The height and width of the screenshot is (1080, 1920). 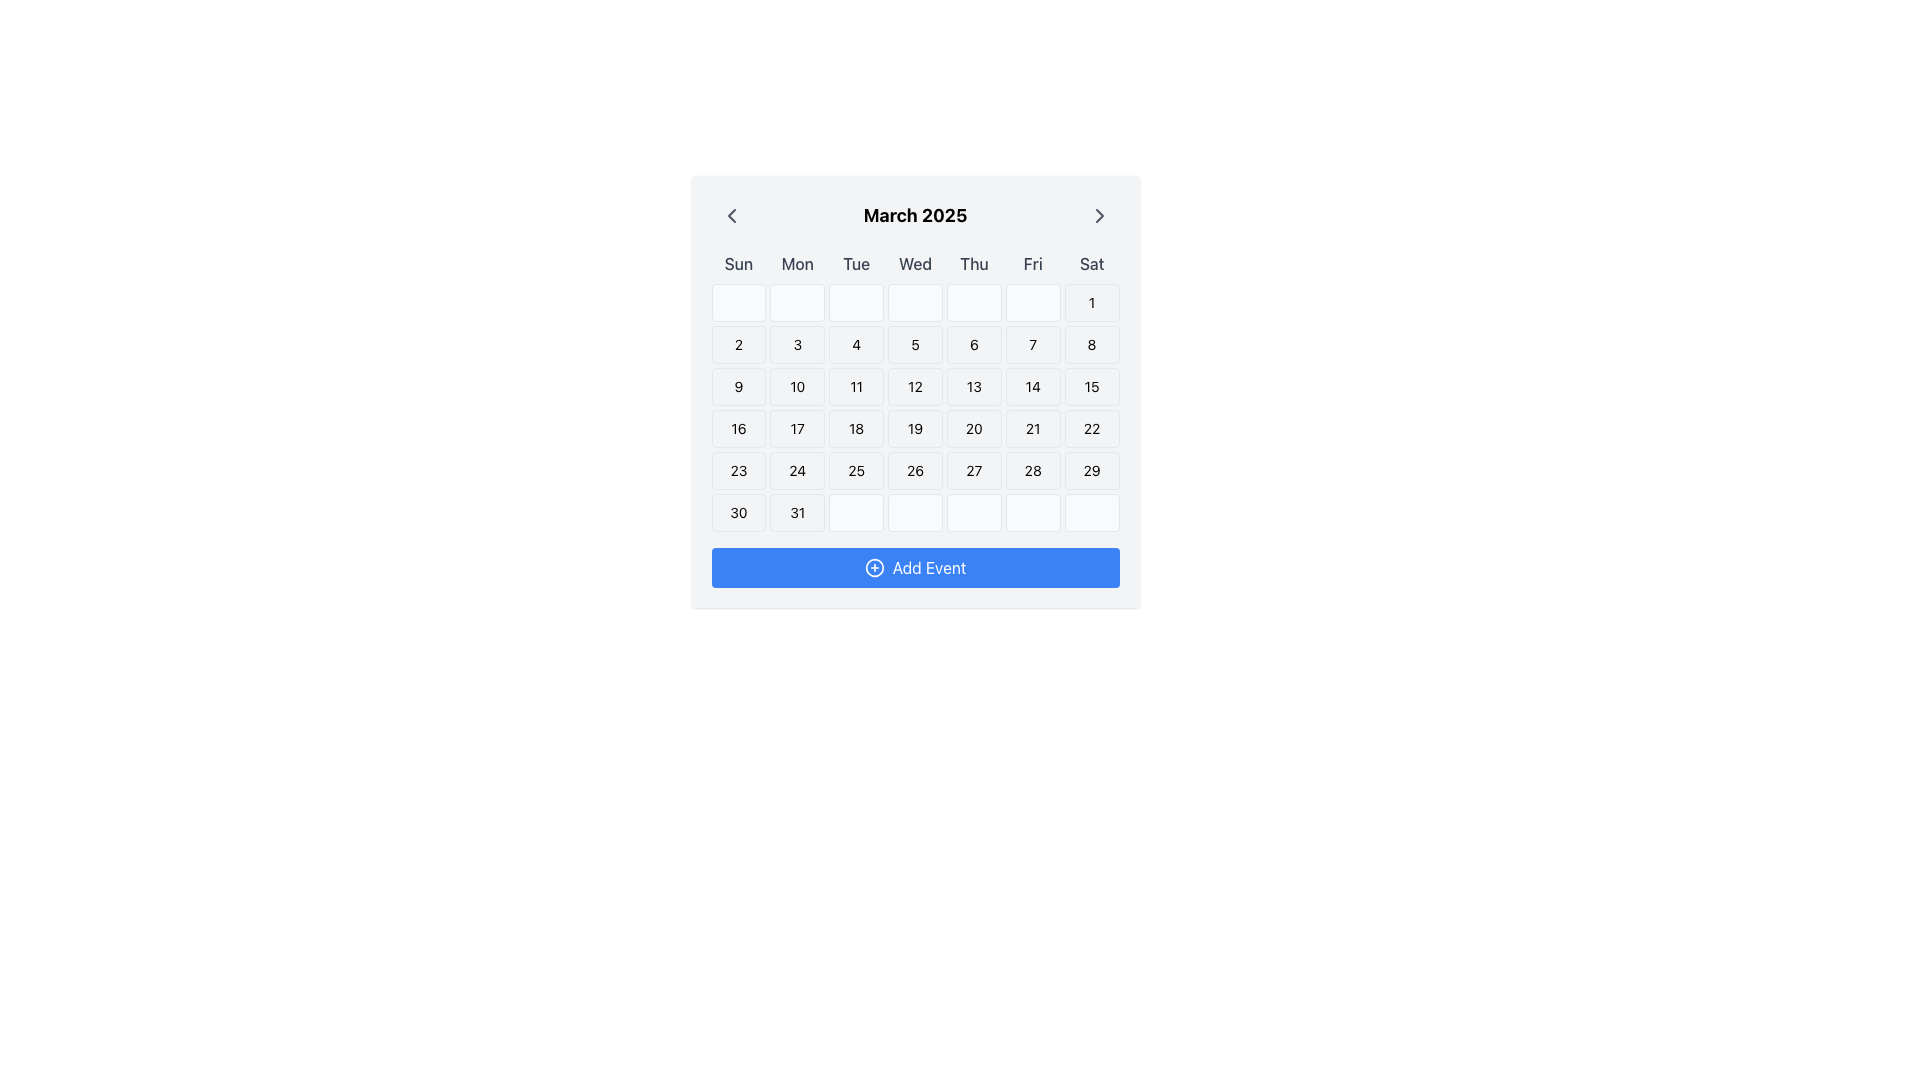 I want to click on the left-facing chevron button, which is a minimalistic black outline within a circular button, located in the top-left portion of the calendar interface, so click(x=730, y=216).